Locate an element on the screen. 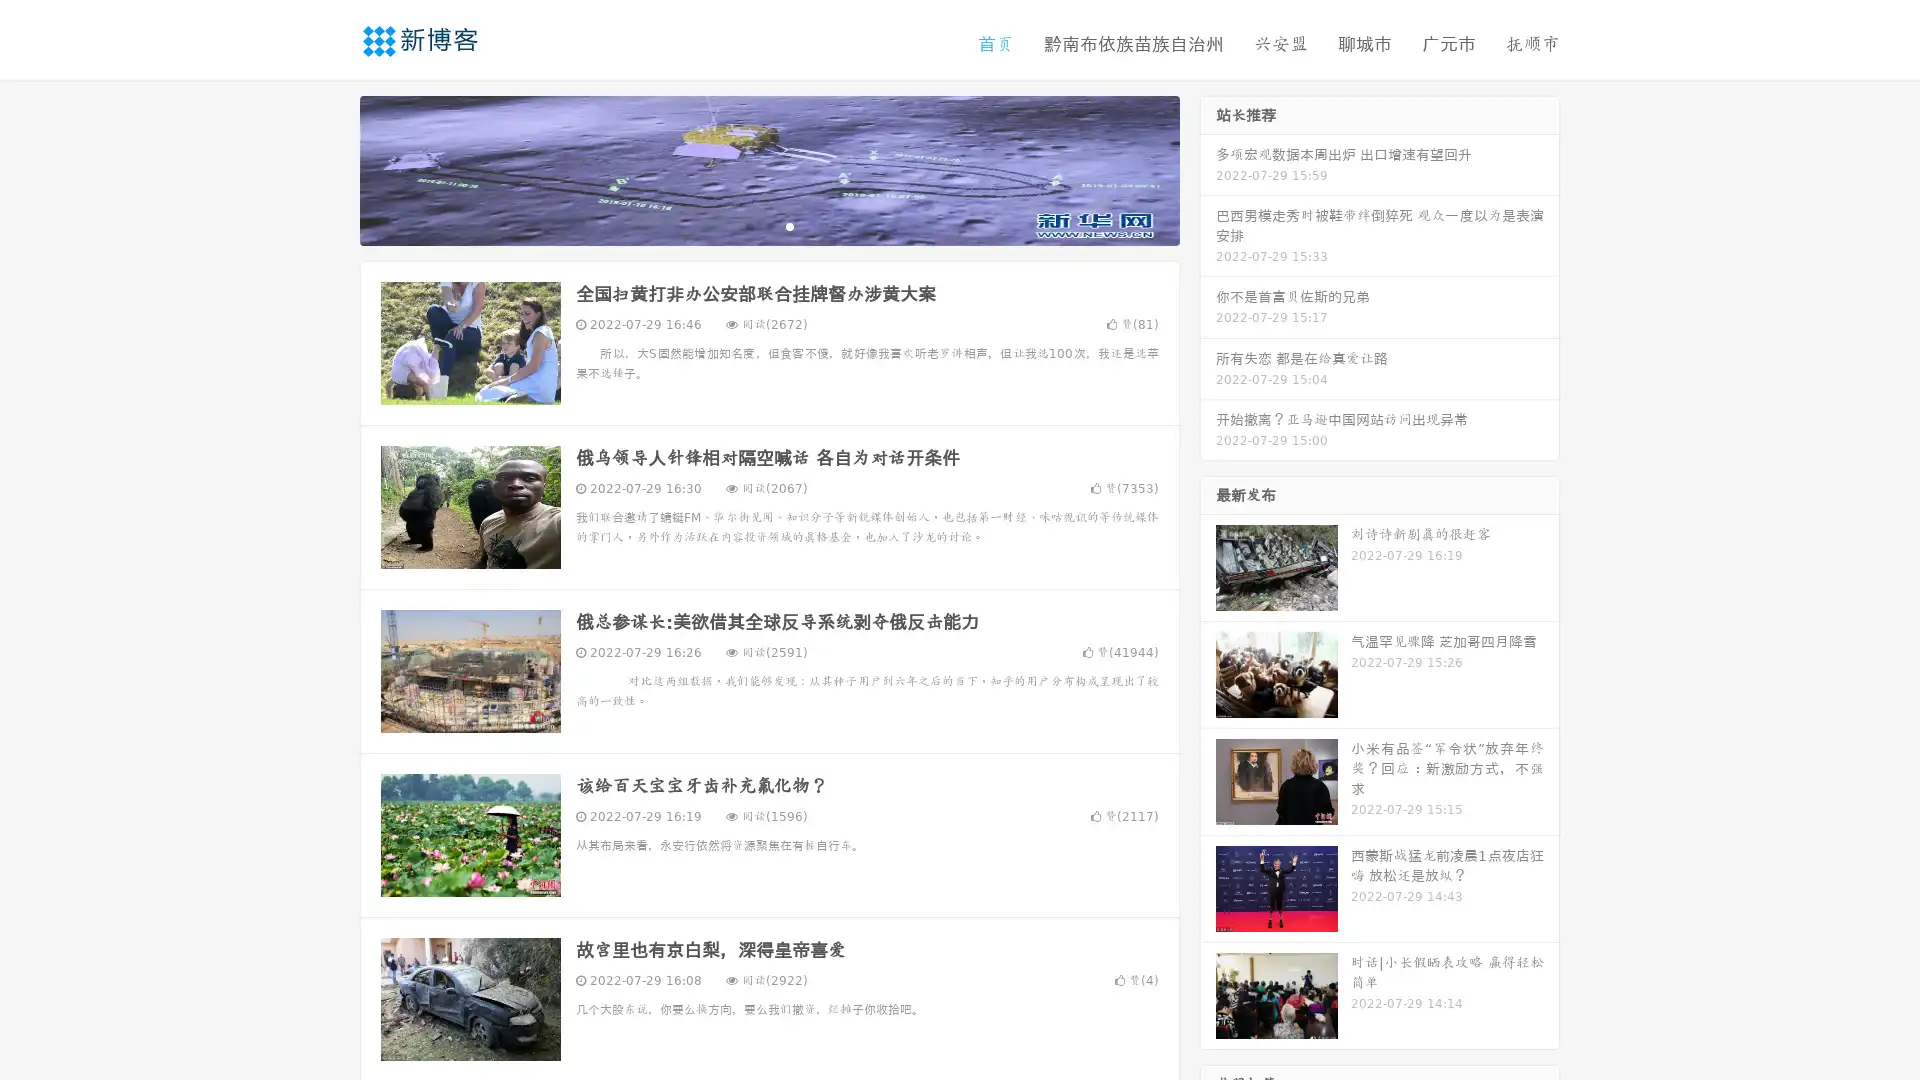 Image resolution: width=1920 pixels, height=1080 pixels. Go to slide 2 is located at coordinates (768, 225).